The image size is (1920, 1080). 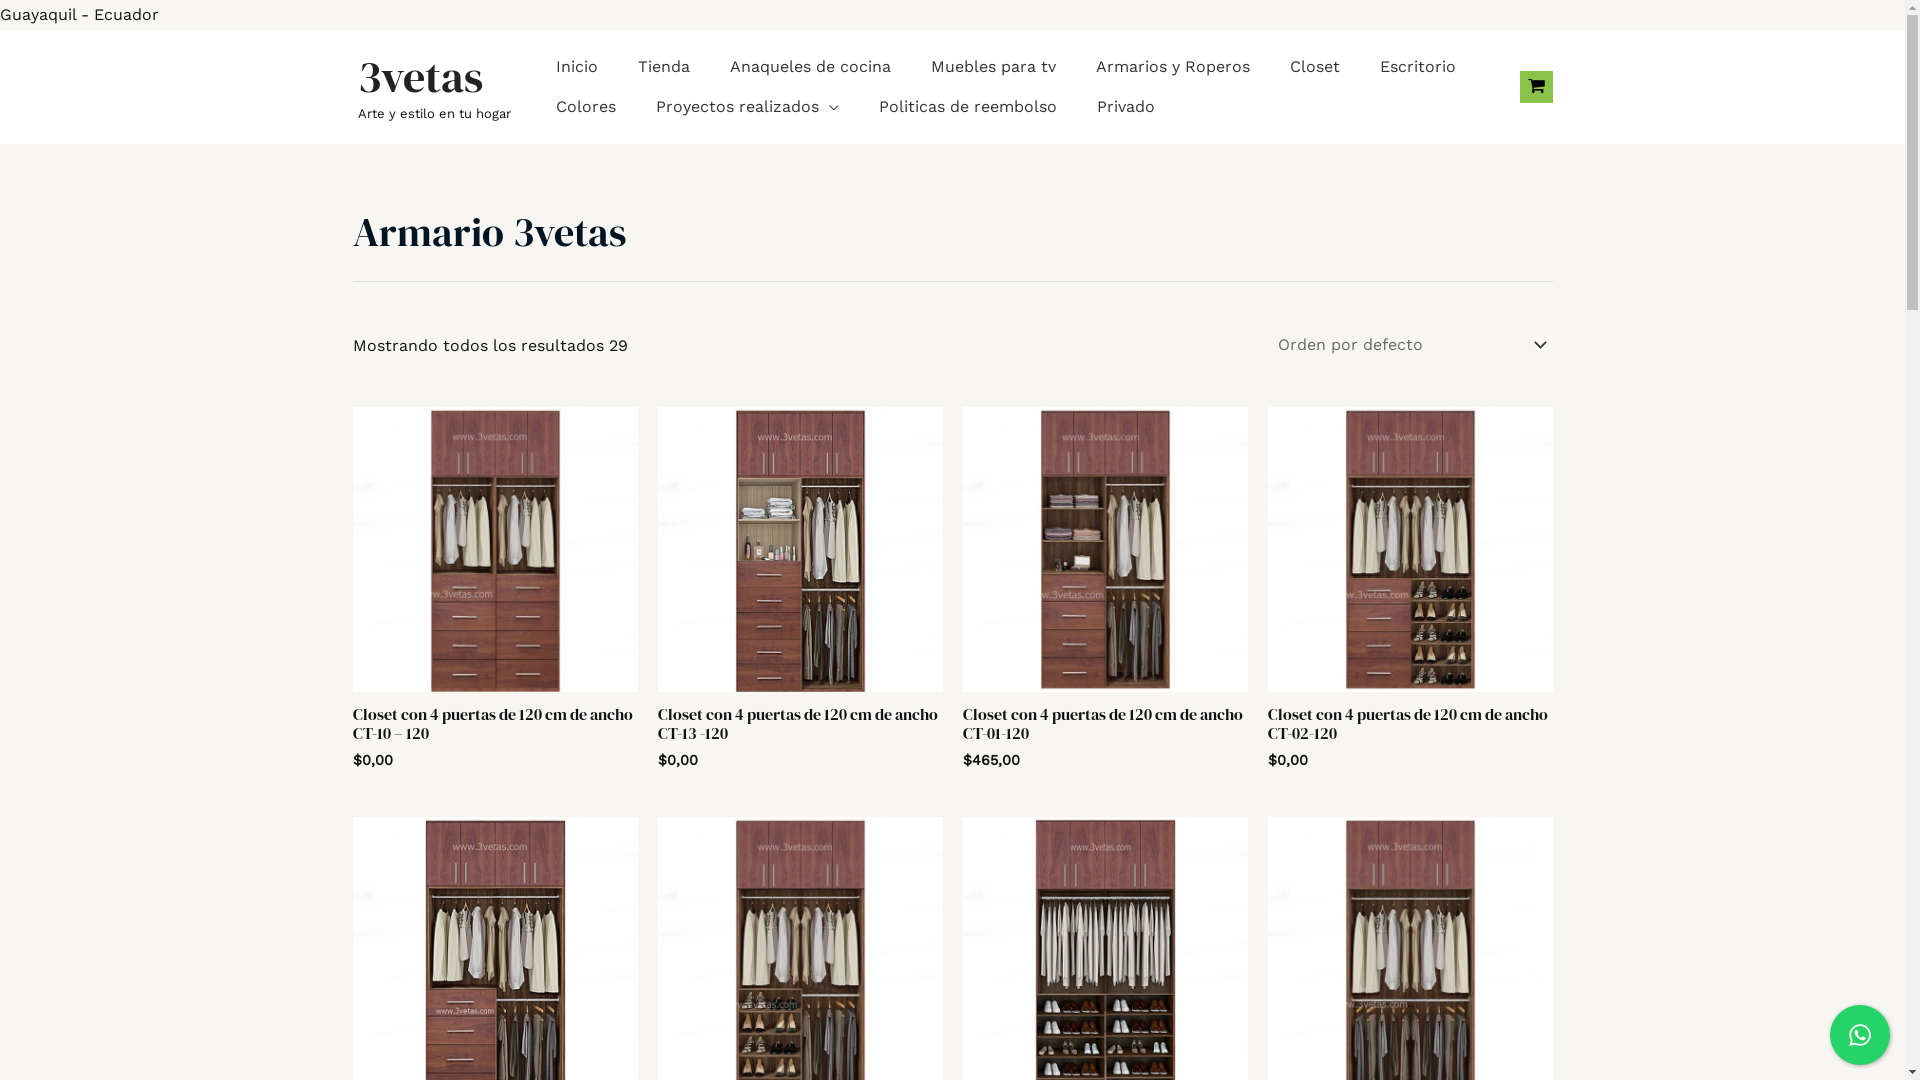 I want to click on 'Closet', so click(x=1315, y=65).